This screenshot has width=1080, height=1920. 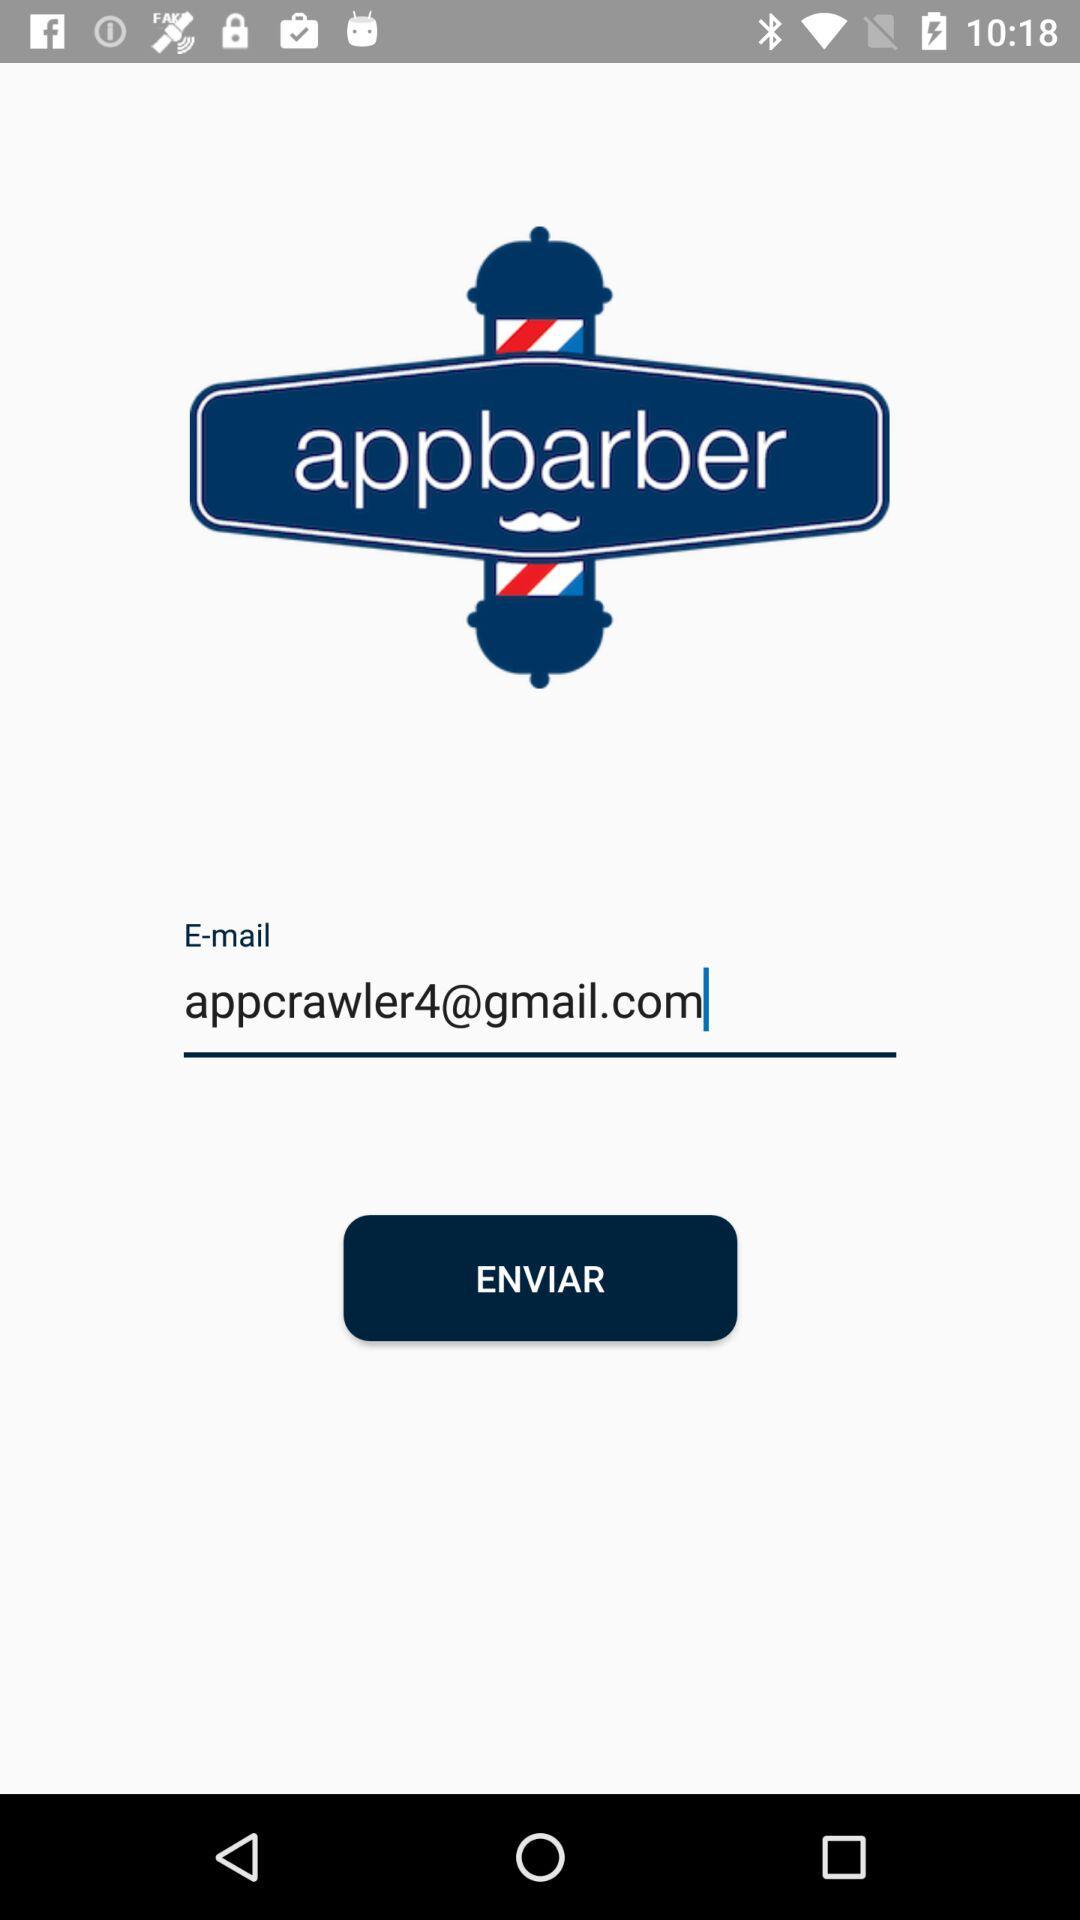 What do you see at coordinates (540, 1012) in the screenshot?
I see `icon above the enviar` at bounding box center [540, 1012].